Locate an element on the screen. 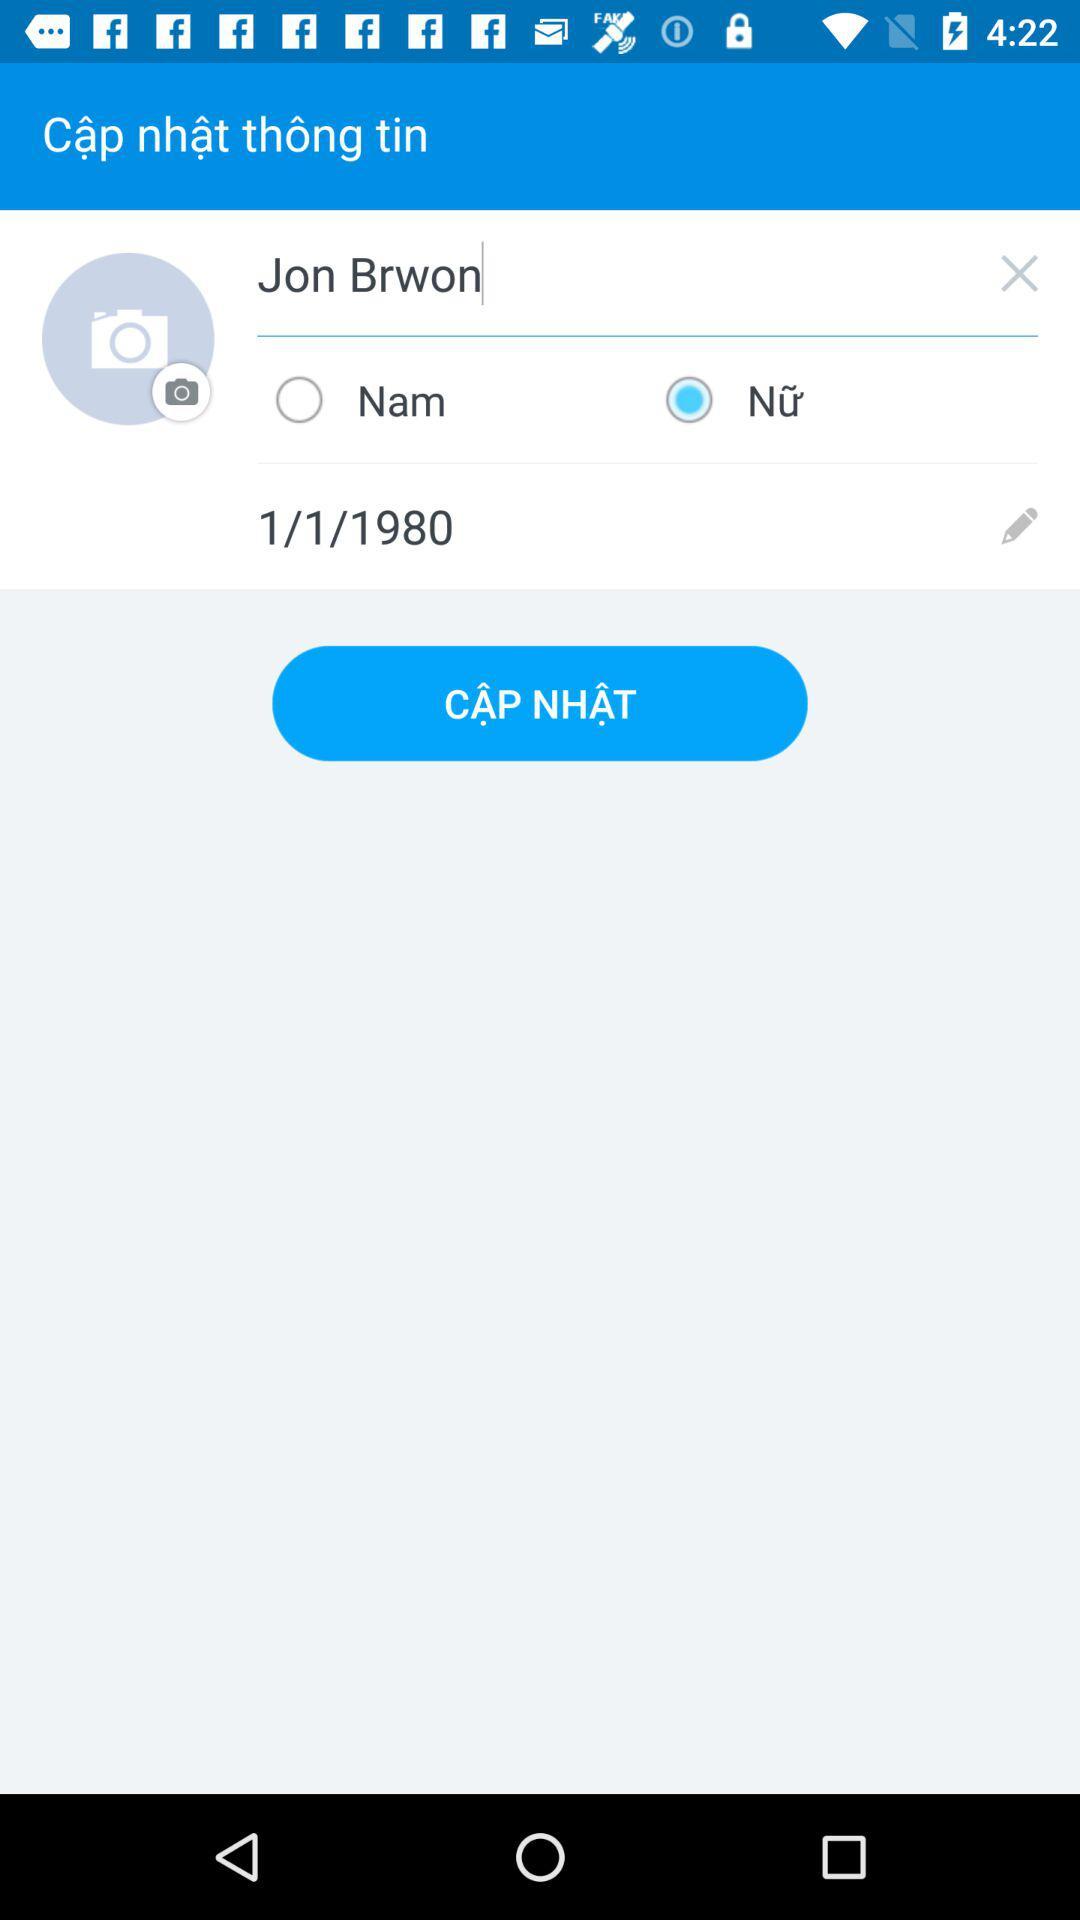  the nam icon is located at coordinates (452, 399).